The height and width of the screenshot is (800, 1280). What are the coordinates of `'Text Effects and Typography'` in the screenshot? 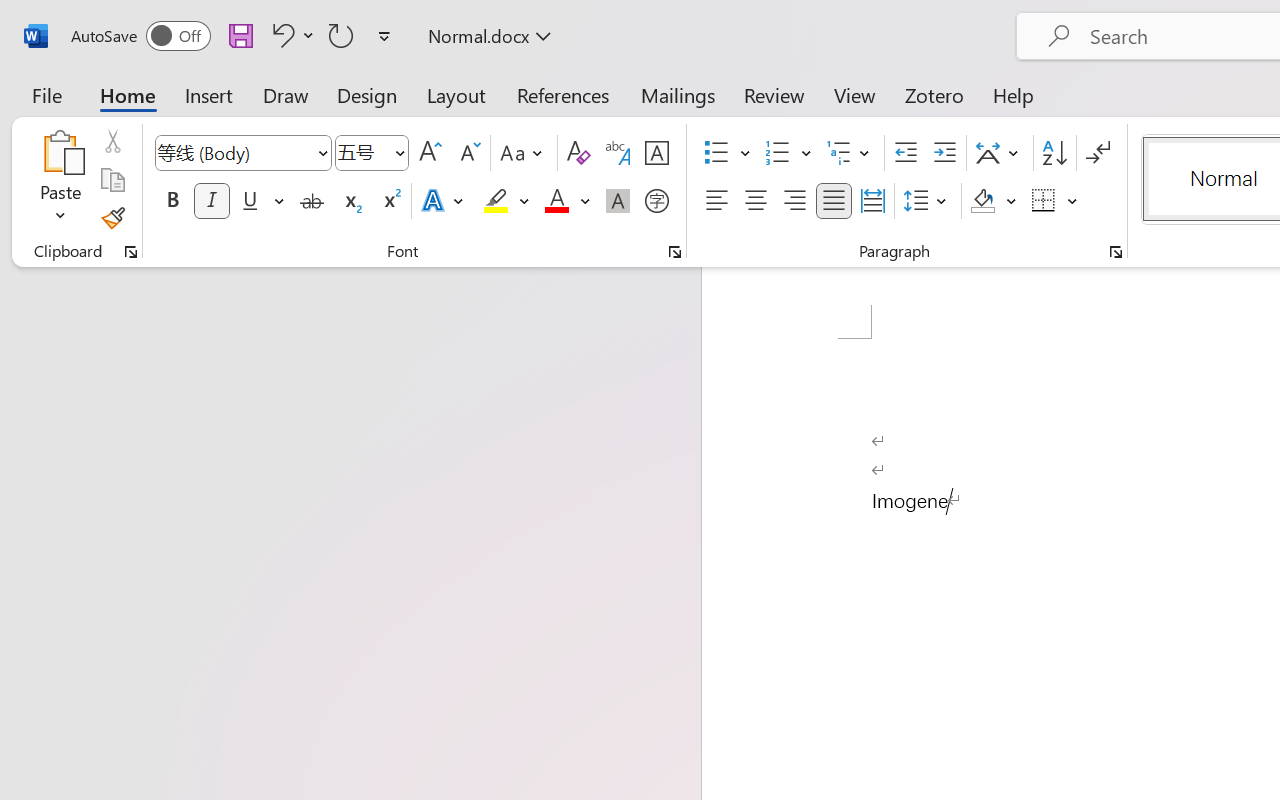 It's located at (443, 201).